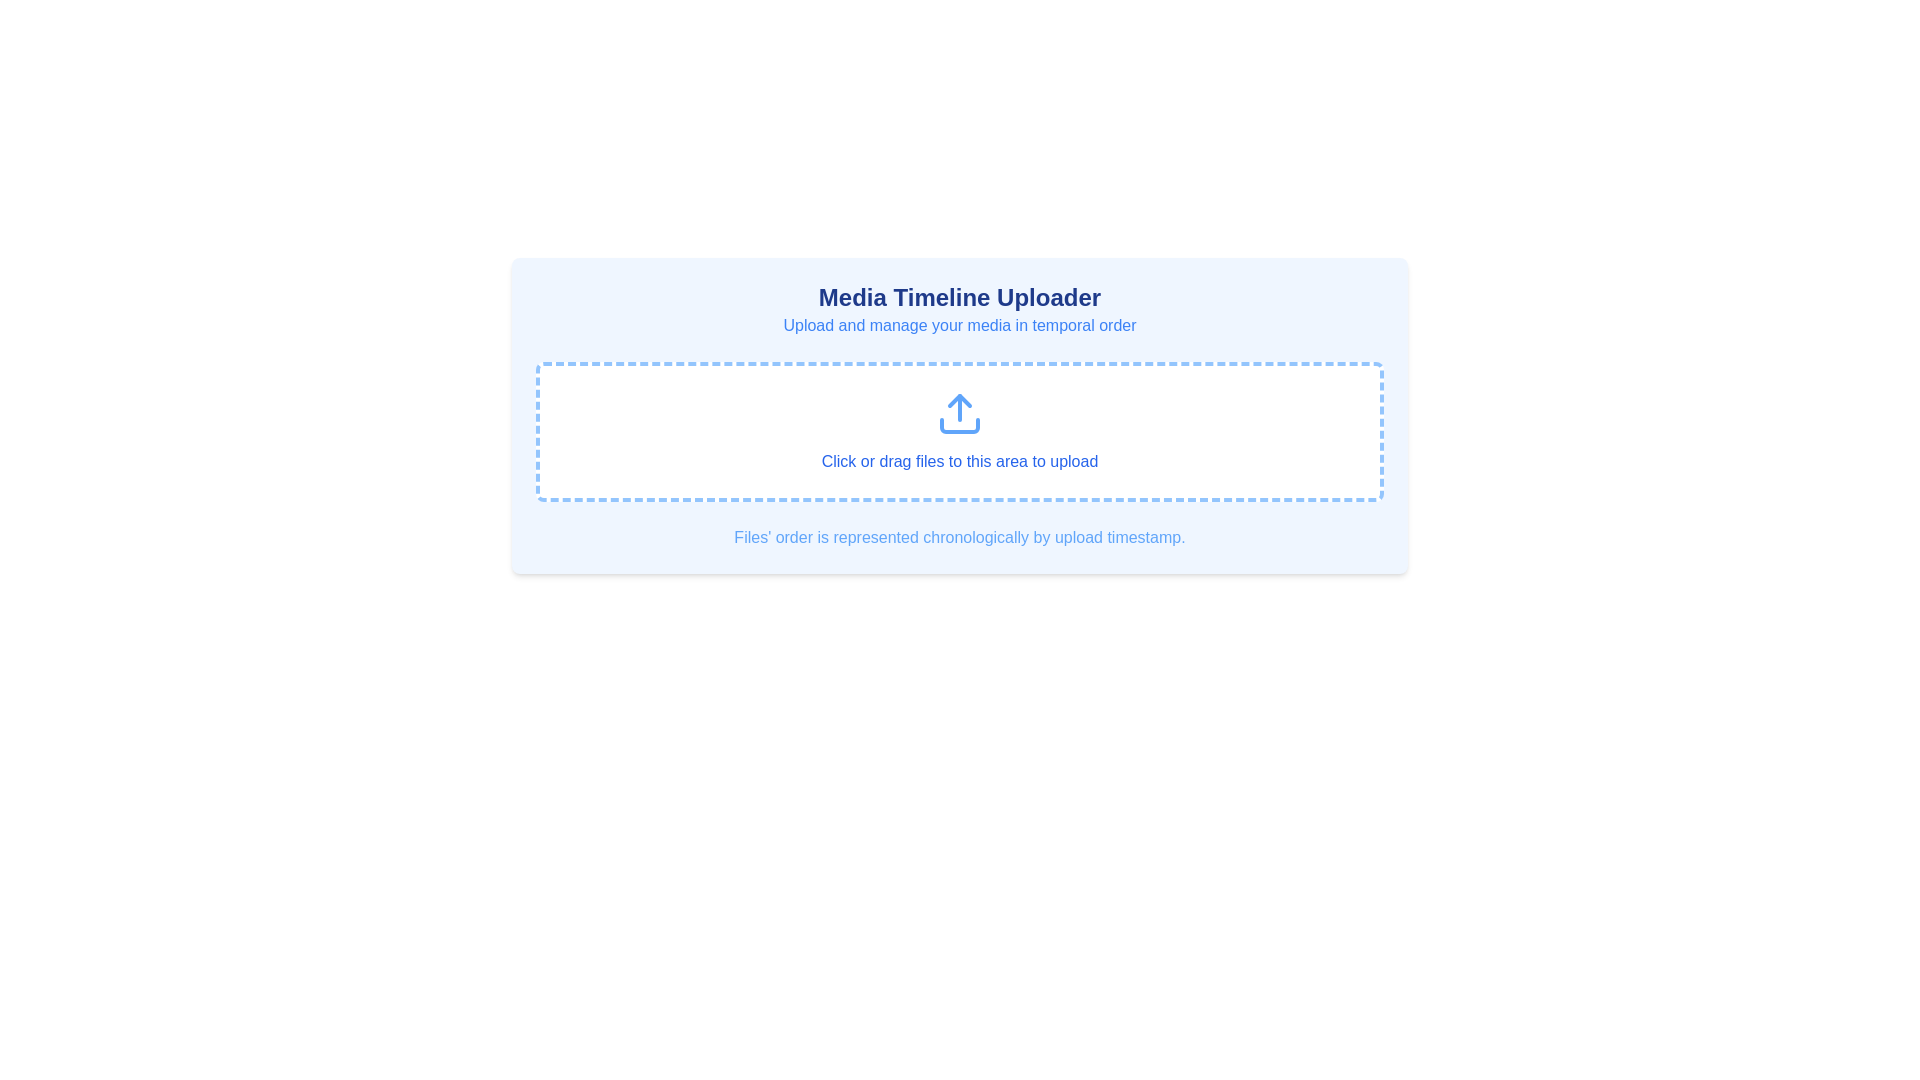 This screenshot has width=1920, height=1080. Describe the element at coordinates (960, 462) in the screenshot. I see `the instructional text located below the upload icon` at that location.